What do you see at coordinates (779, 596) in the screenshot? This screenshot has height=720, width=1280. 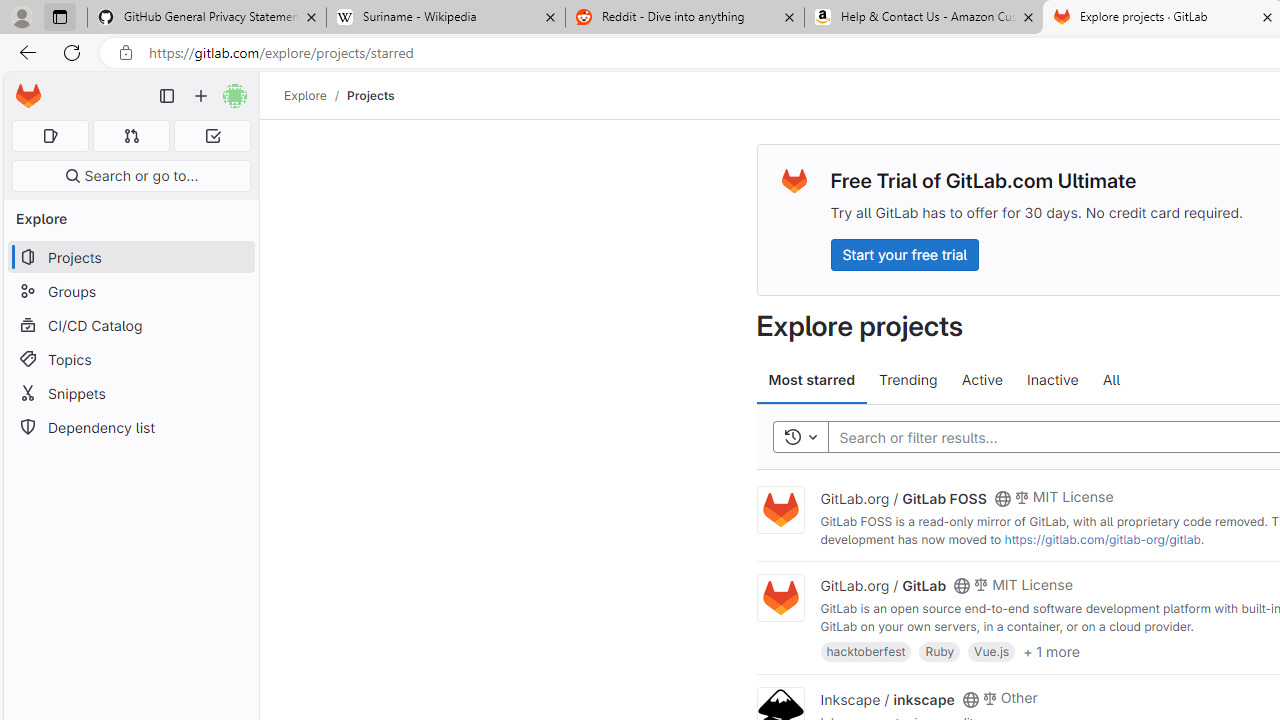 I see `'Class: project'` at bounding box center [779, 596].